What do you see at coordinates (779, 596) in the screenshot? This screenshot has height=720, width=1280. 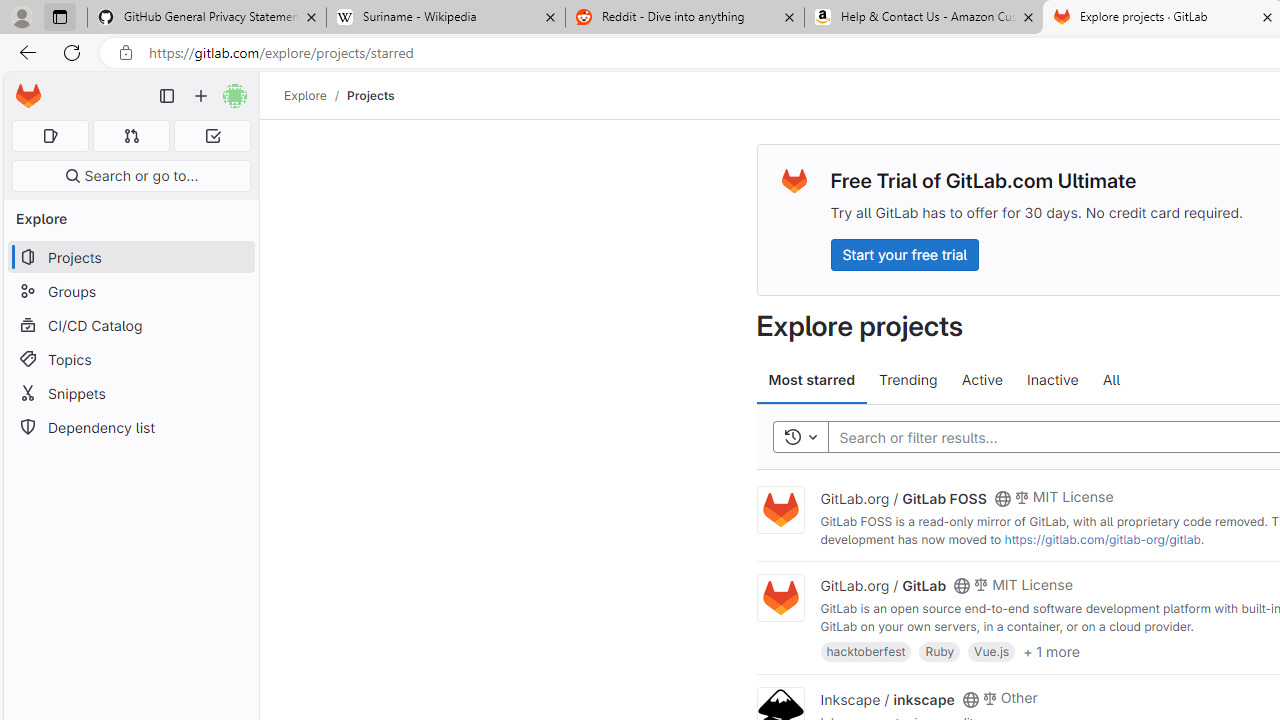 I see `'Class: project'` at bounding box center [779, 596].